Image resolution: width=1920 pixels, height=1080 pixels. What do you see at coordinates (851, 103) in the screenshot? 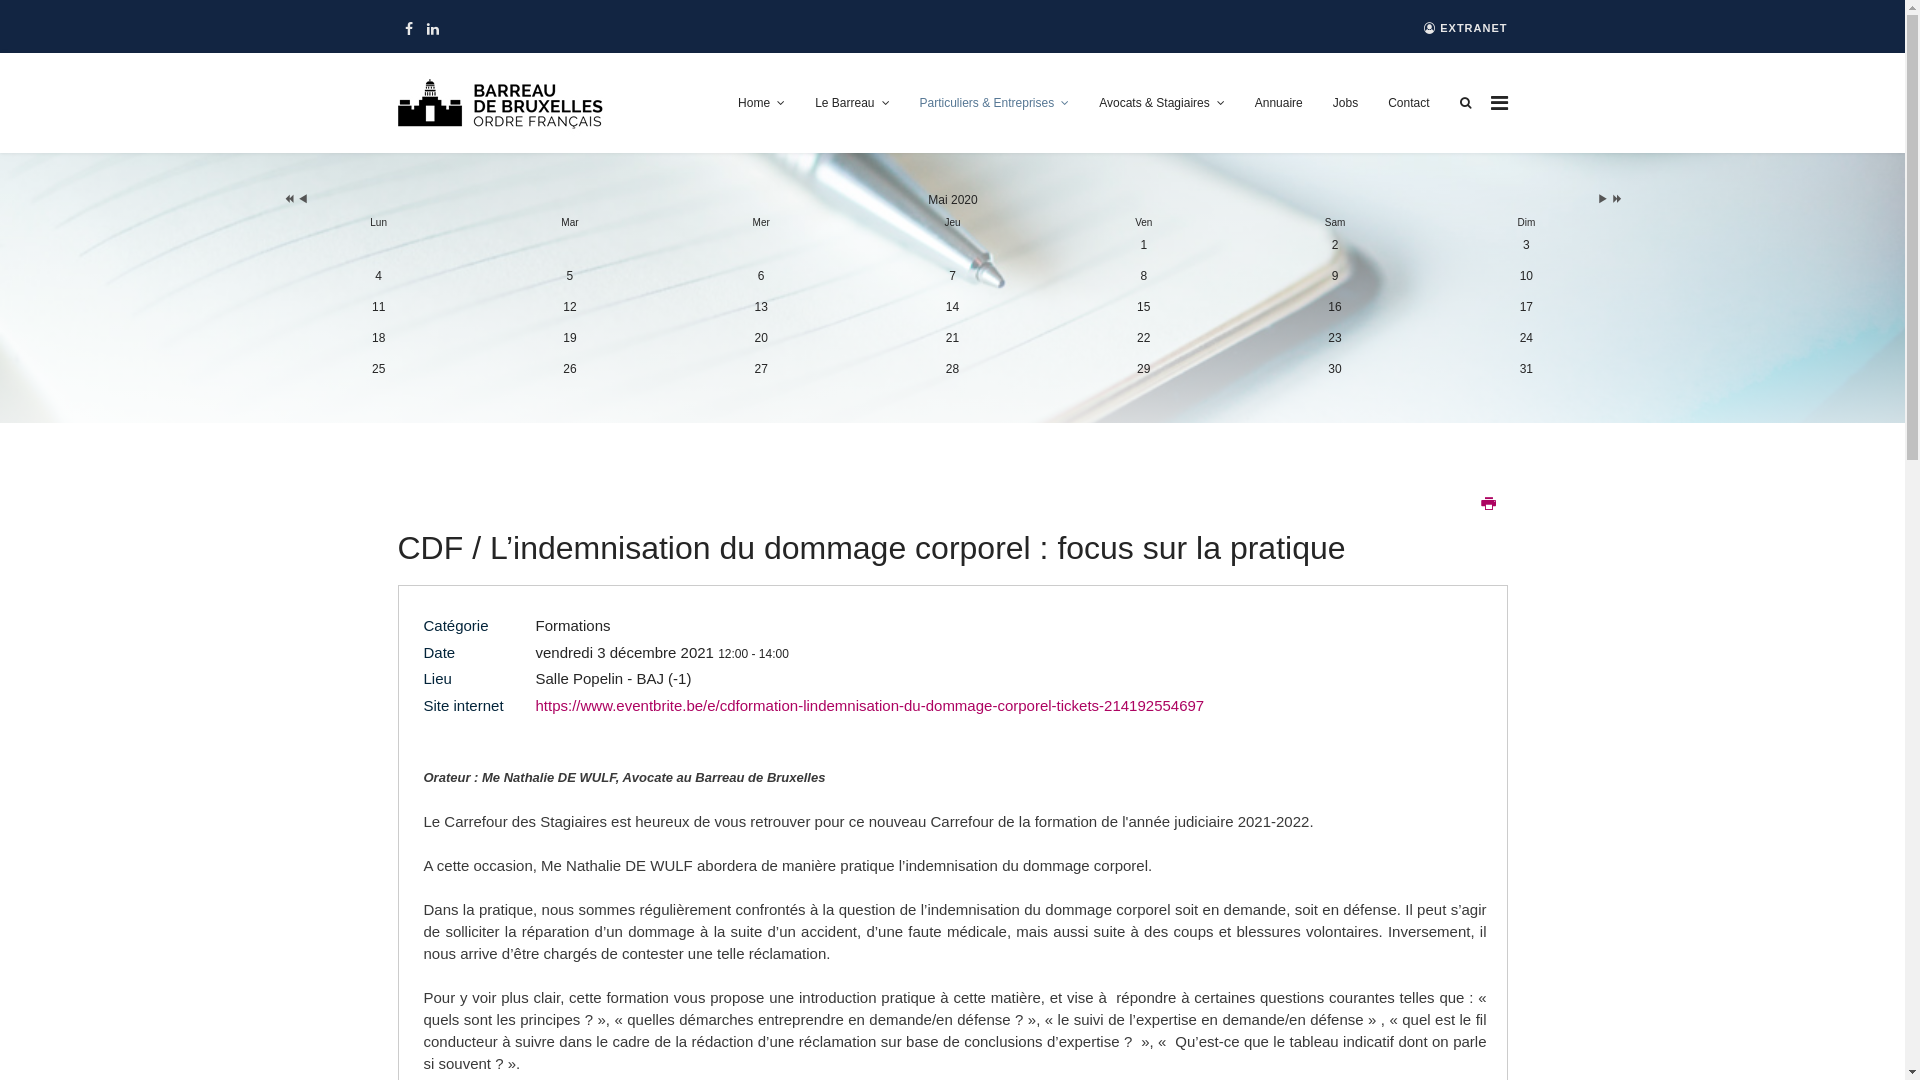
I see `'Le Barreau'` at bounding box center [851, 103].